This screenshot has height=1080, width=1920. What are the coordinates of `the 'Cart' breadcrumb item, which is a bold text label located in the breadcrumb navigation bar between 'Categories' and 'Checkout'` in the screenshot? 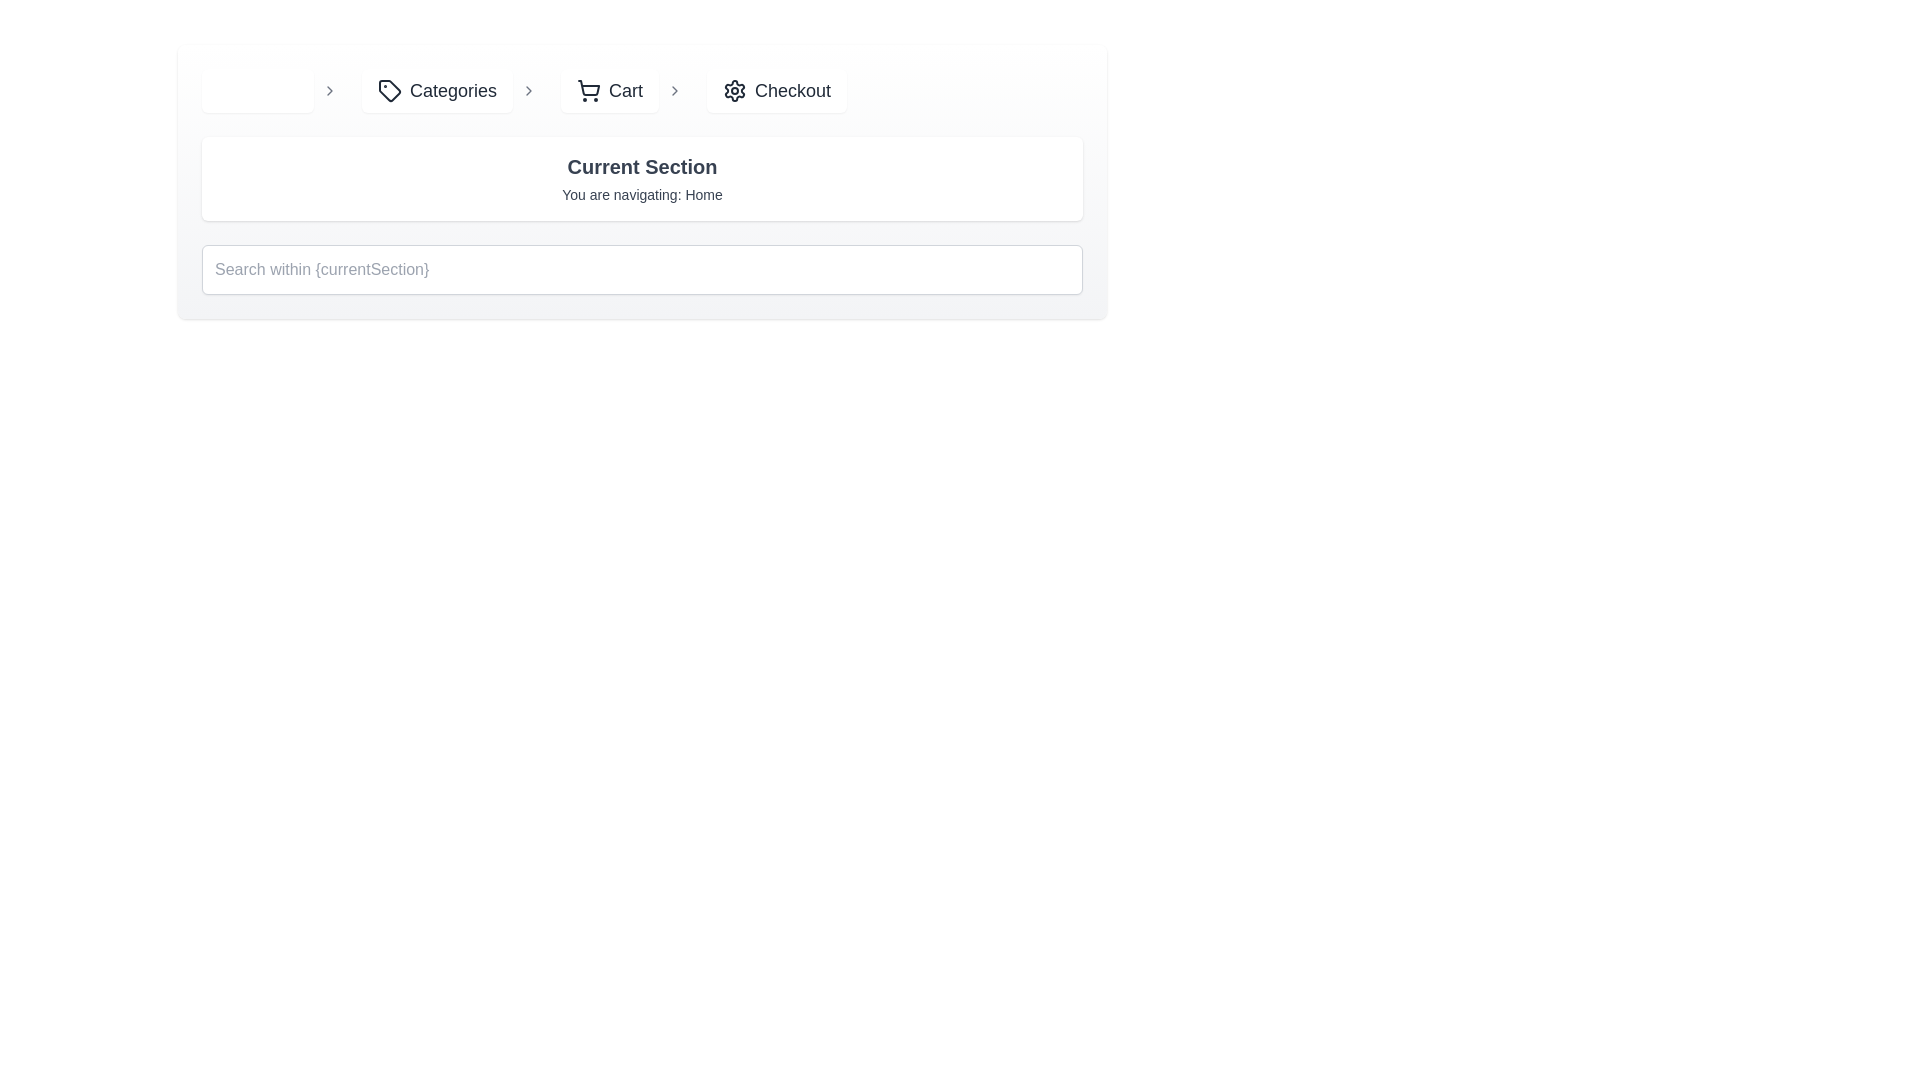 It's located at (625, 91).